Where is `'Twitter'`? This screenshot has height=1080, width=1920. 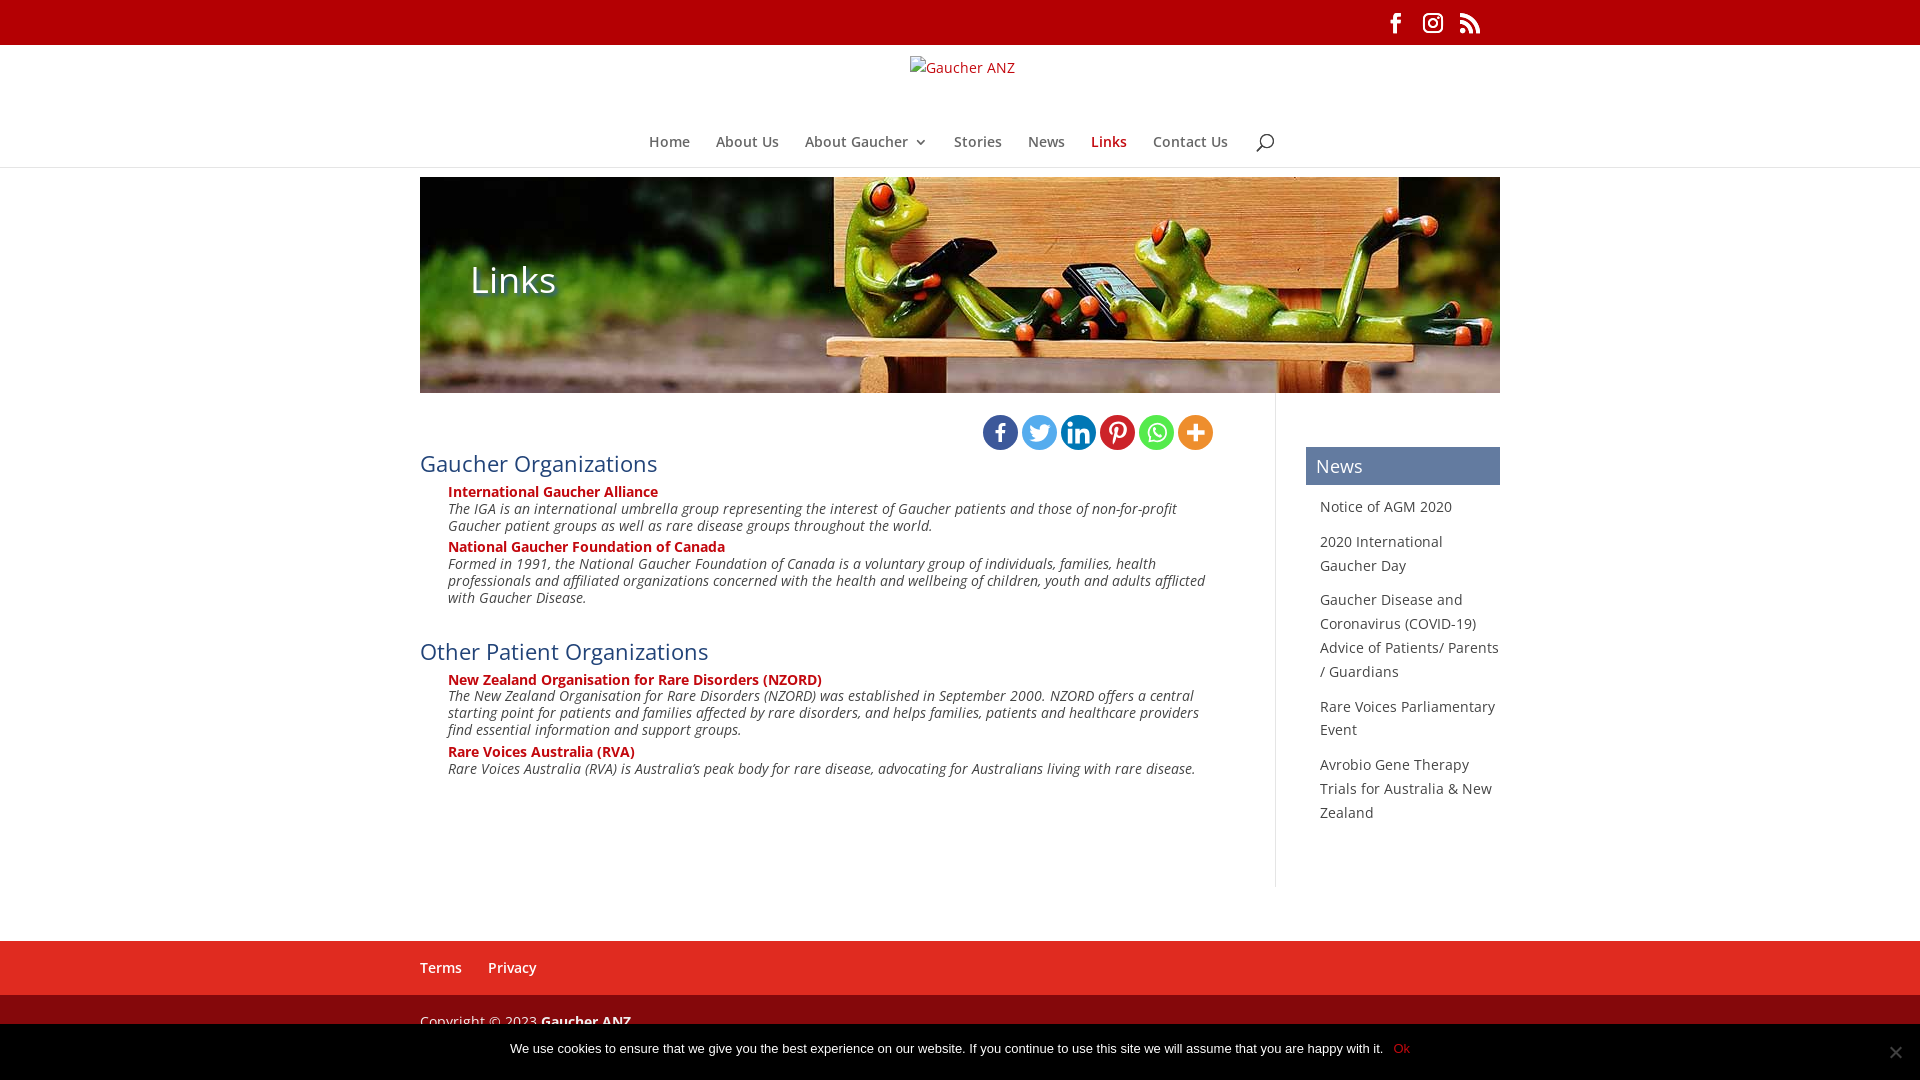 'Twitter' is located at coordinates (1039, 431).